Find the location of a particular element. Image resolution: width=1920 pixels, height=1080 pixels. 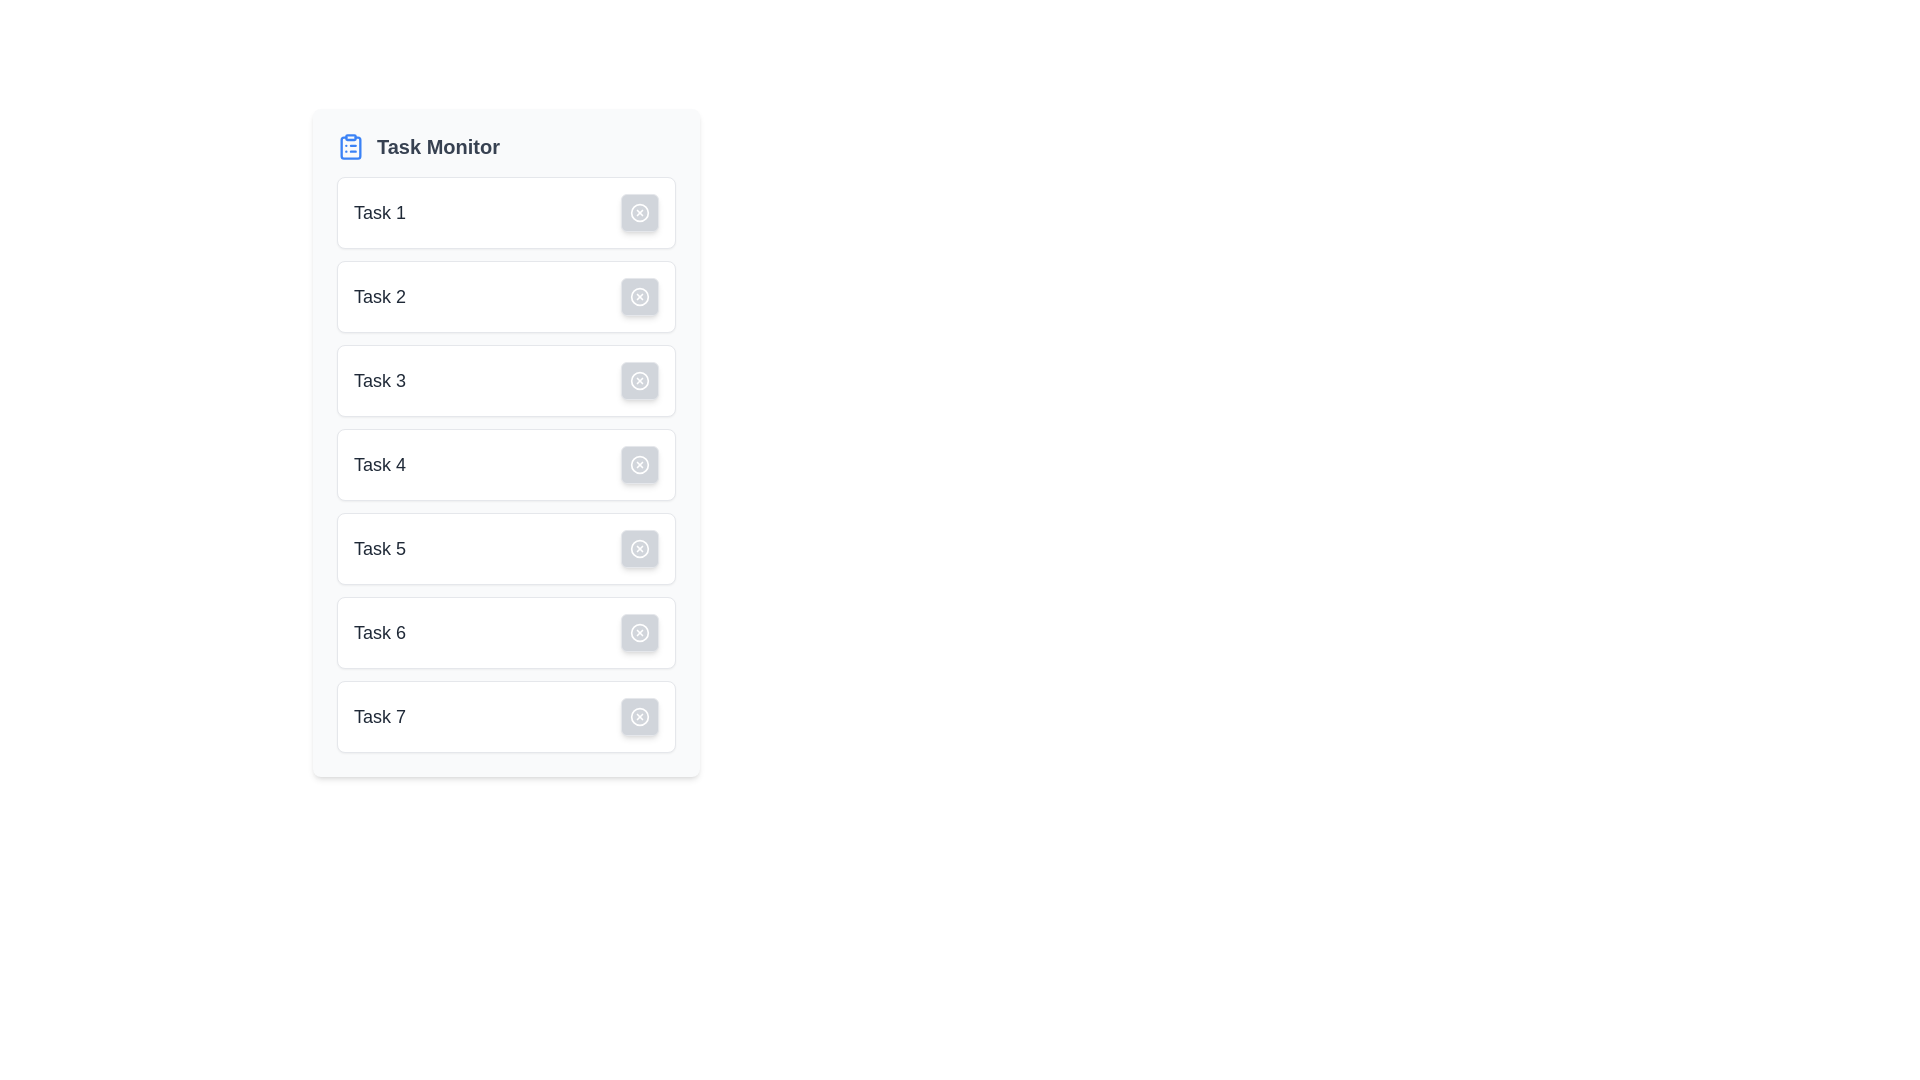

the circular icon/button for Task 6 in the task list panel, located at the end of the row, aligned to the right is located at coordinates (638, 632).